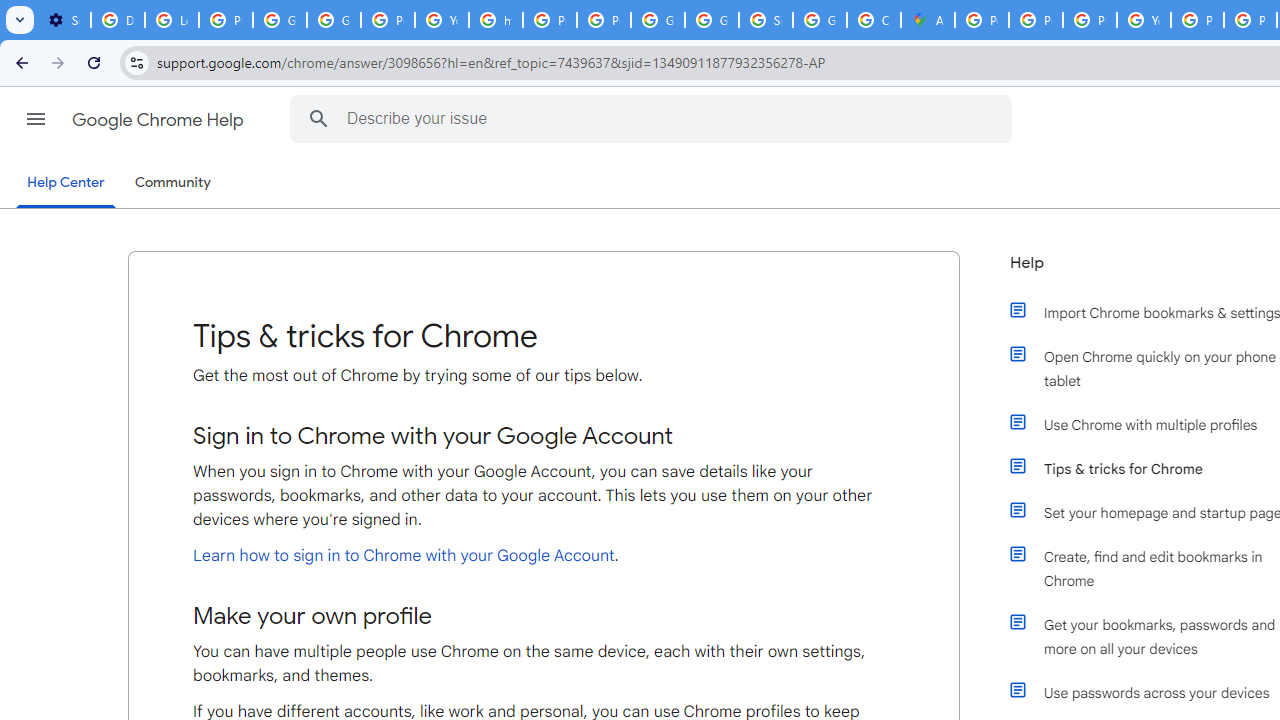 The image size is (1280, 720). What do you see at coordinates (160, 119) in the screenshot?
I see `'Google Chrome Help'` at bounding box center [160, 119].